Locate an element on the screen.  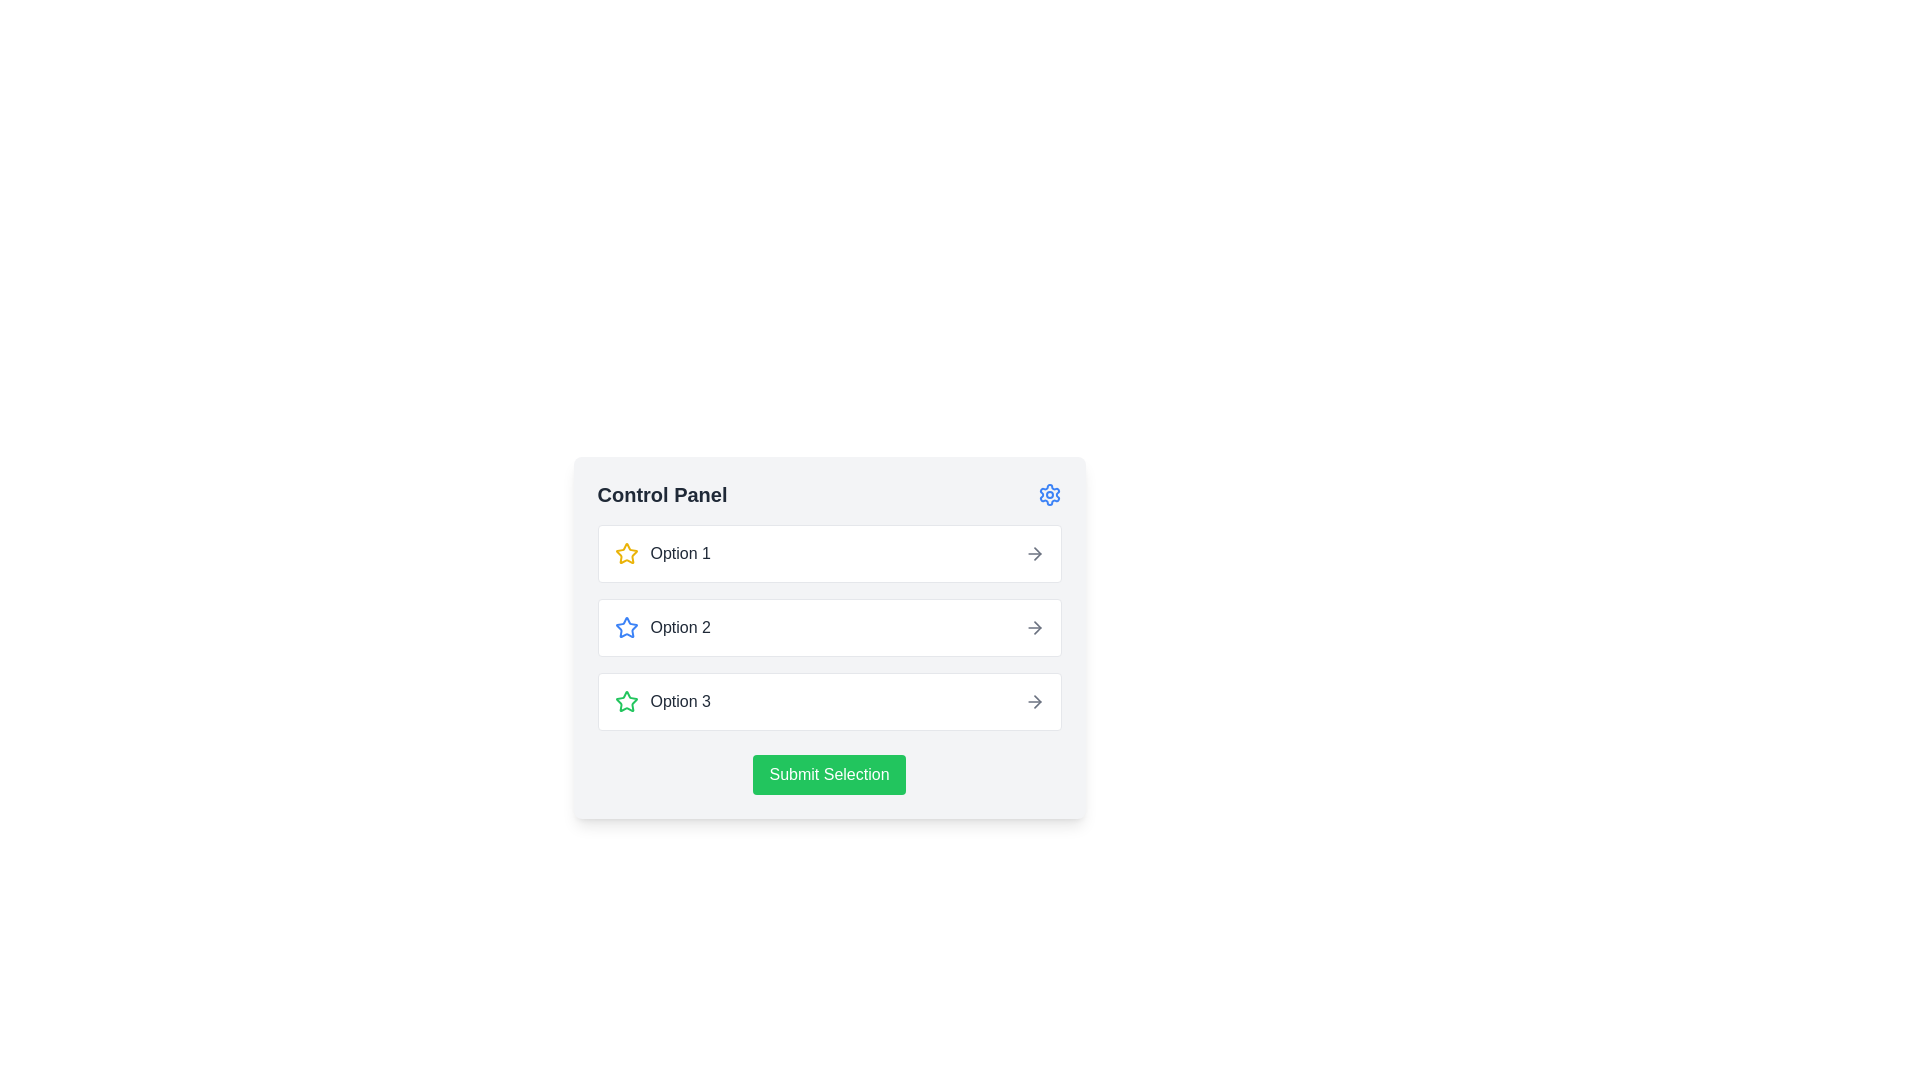
the decorative icon representing 'Option 1' in the control panel, which is the first item in a vertical list is located at coordinates (625, 626).